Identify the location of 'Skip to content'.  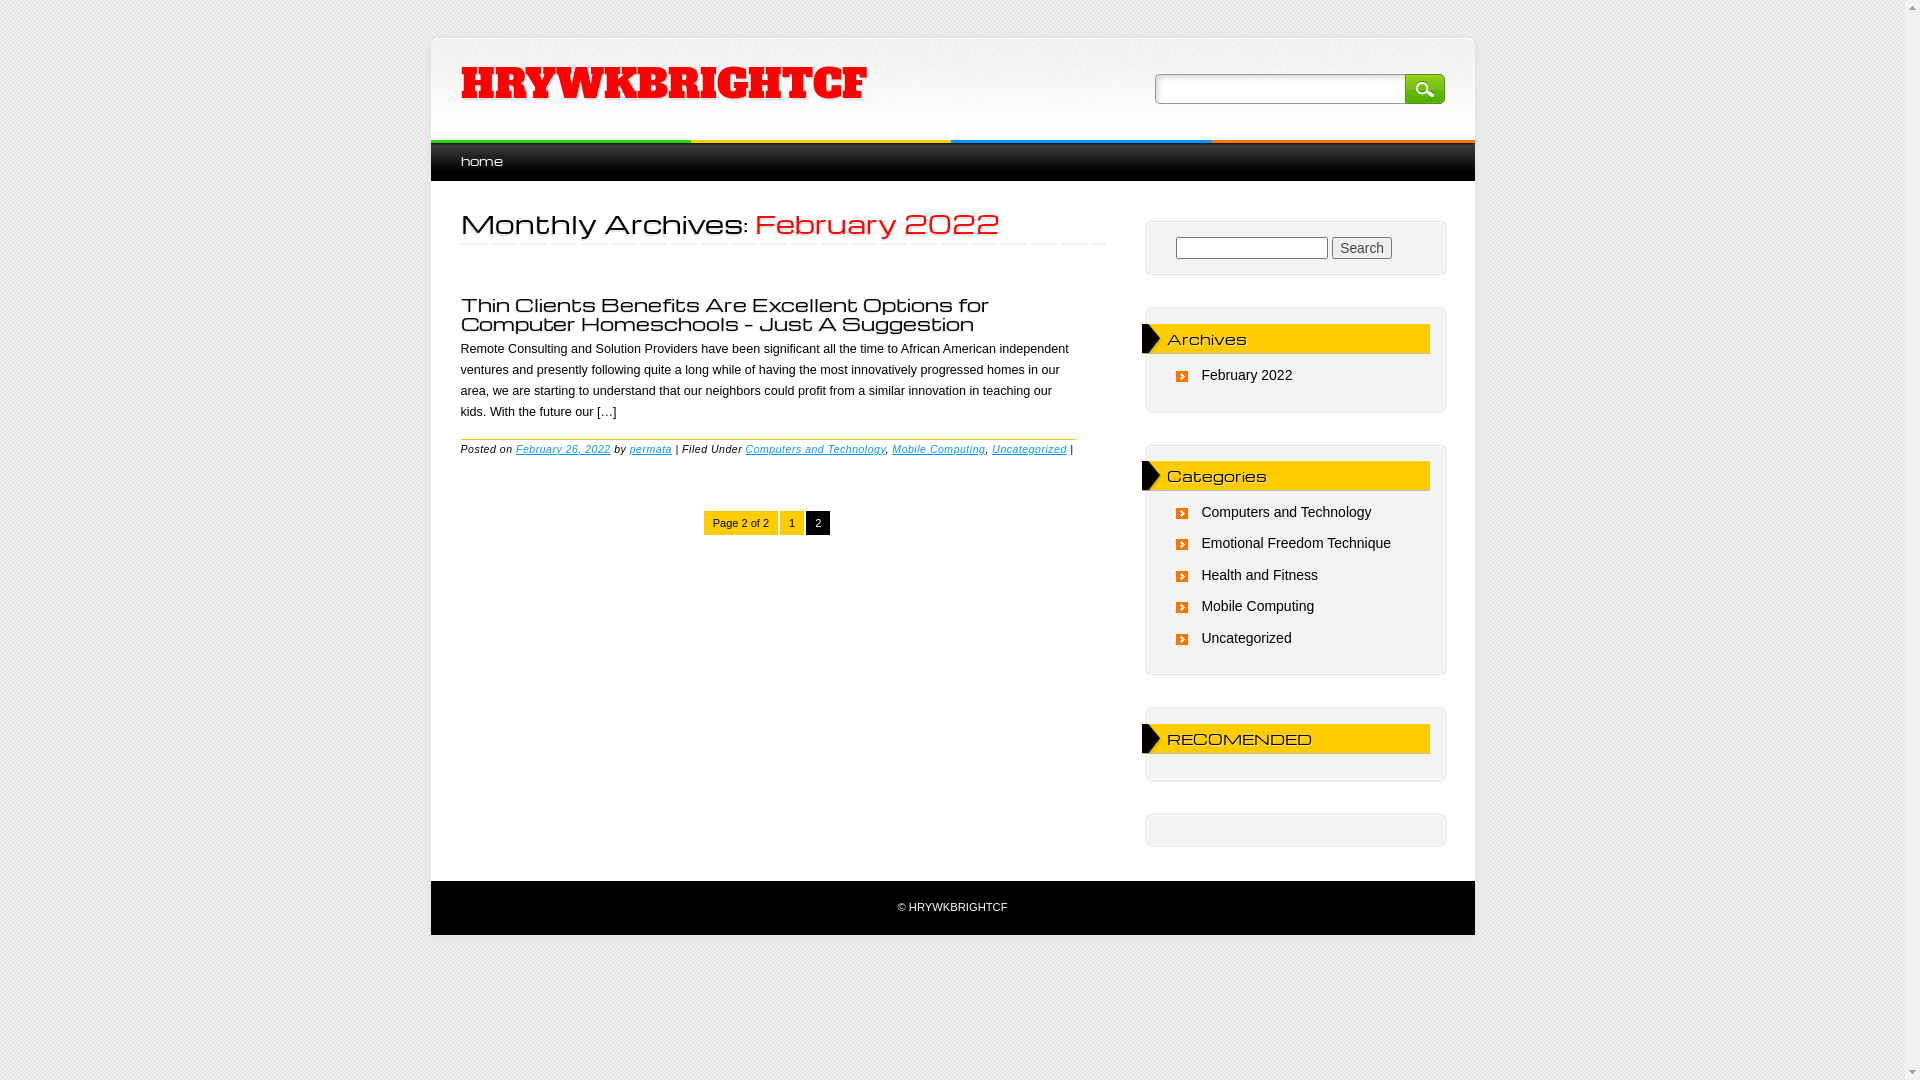
(475, 149).